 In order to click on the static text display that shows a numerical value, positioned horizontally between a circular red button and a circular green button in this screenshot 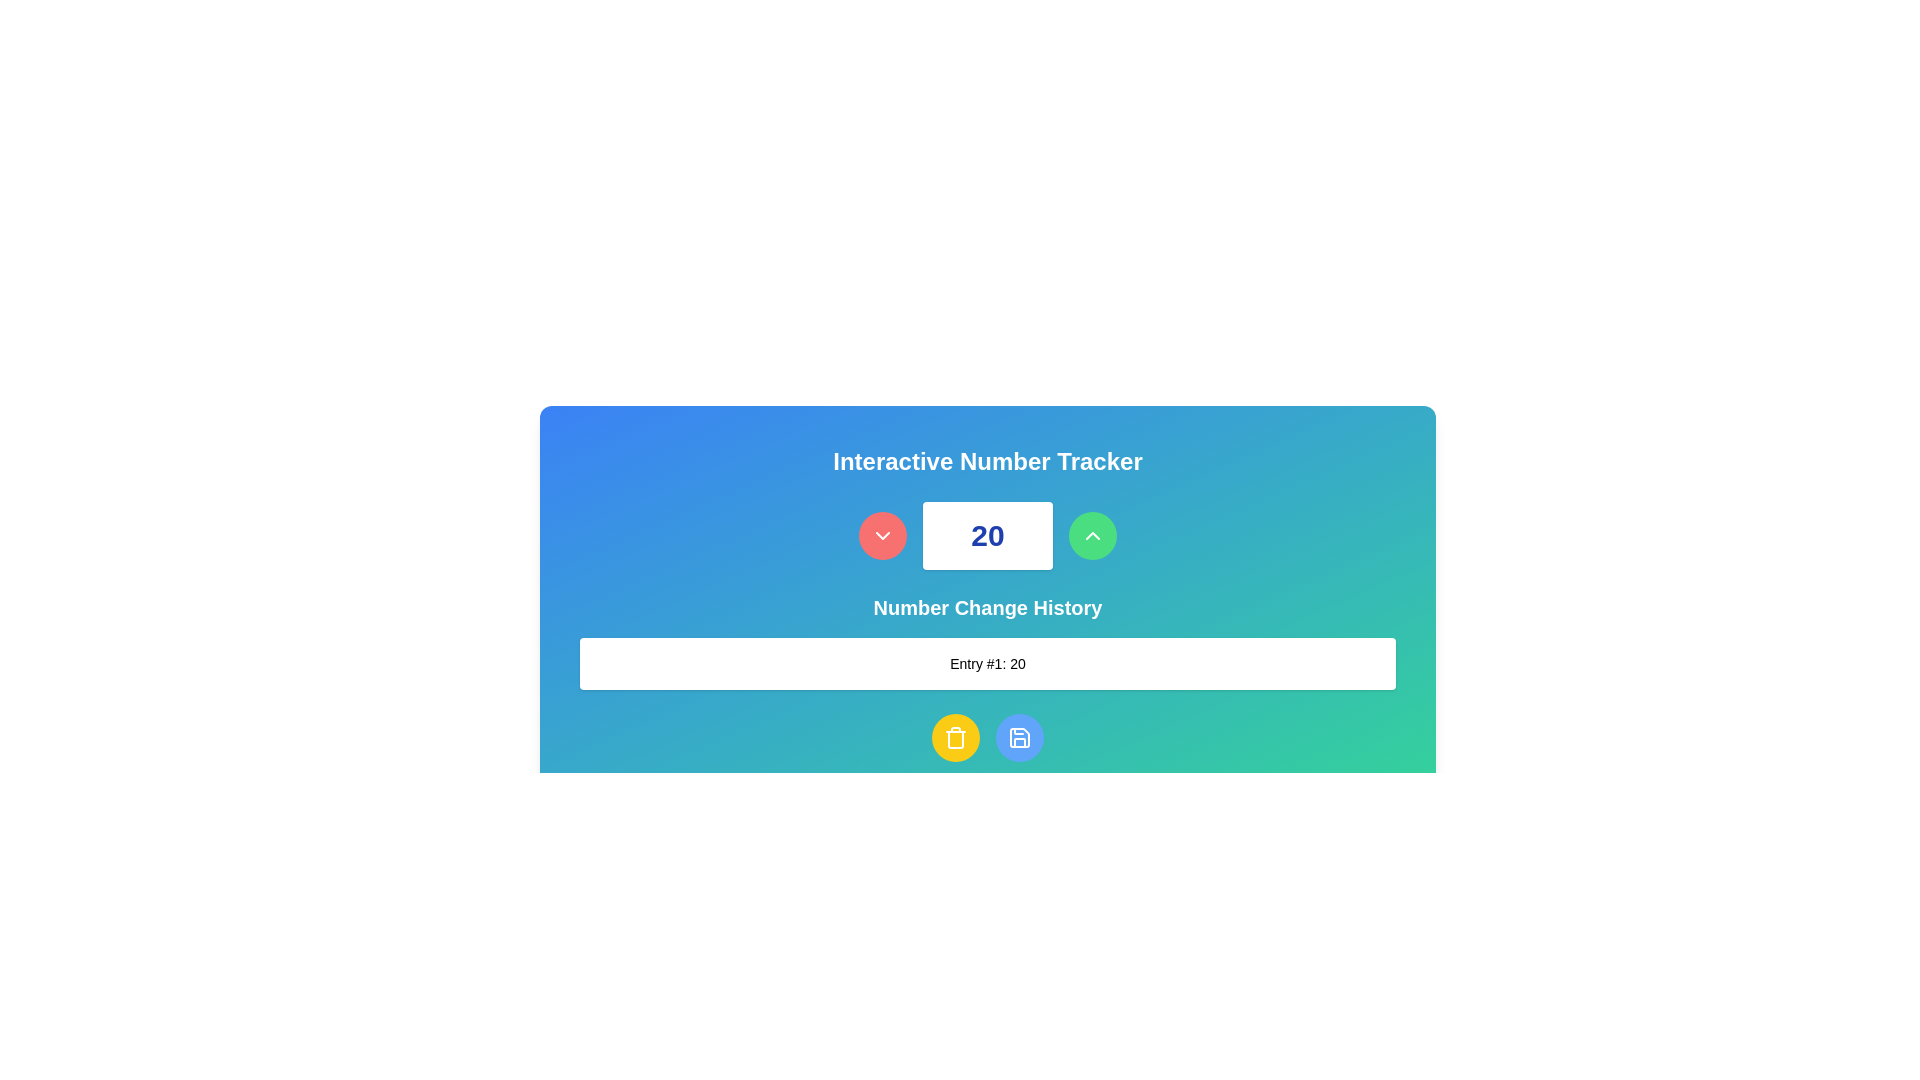, I will do `click(988, 535)`.